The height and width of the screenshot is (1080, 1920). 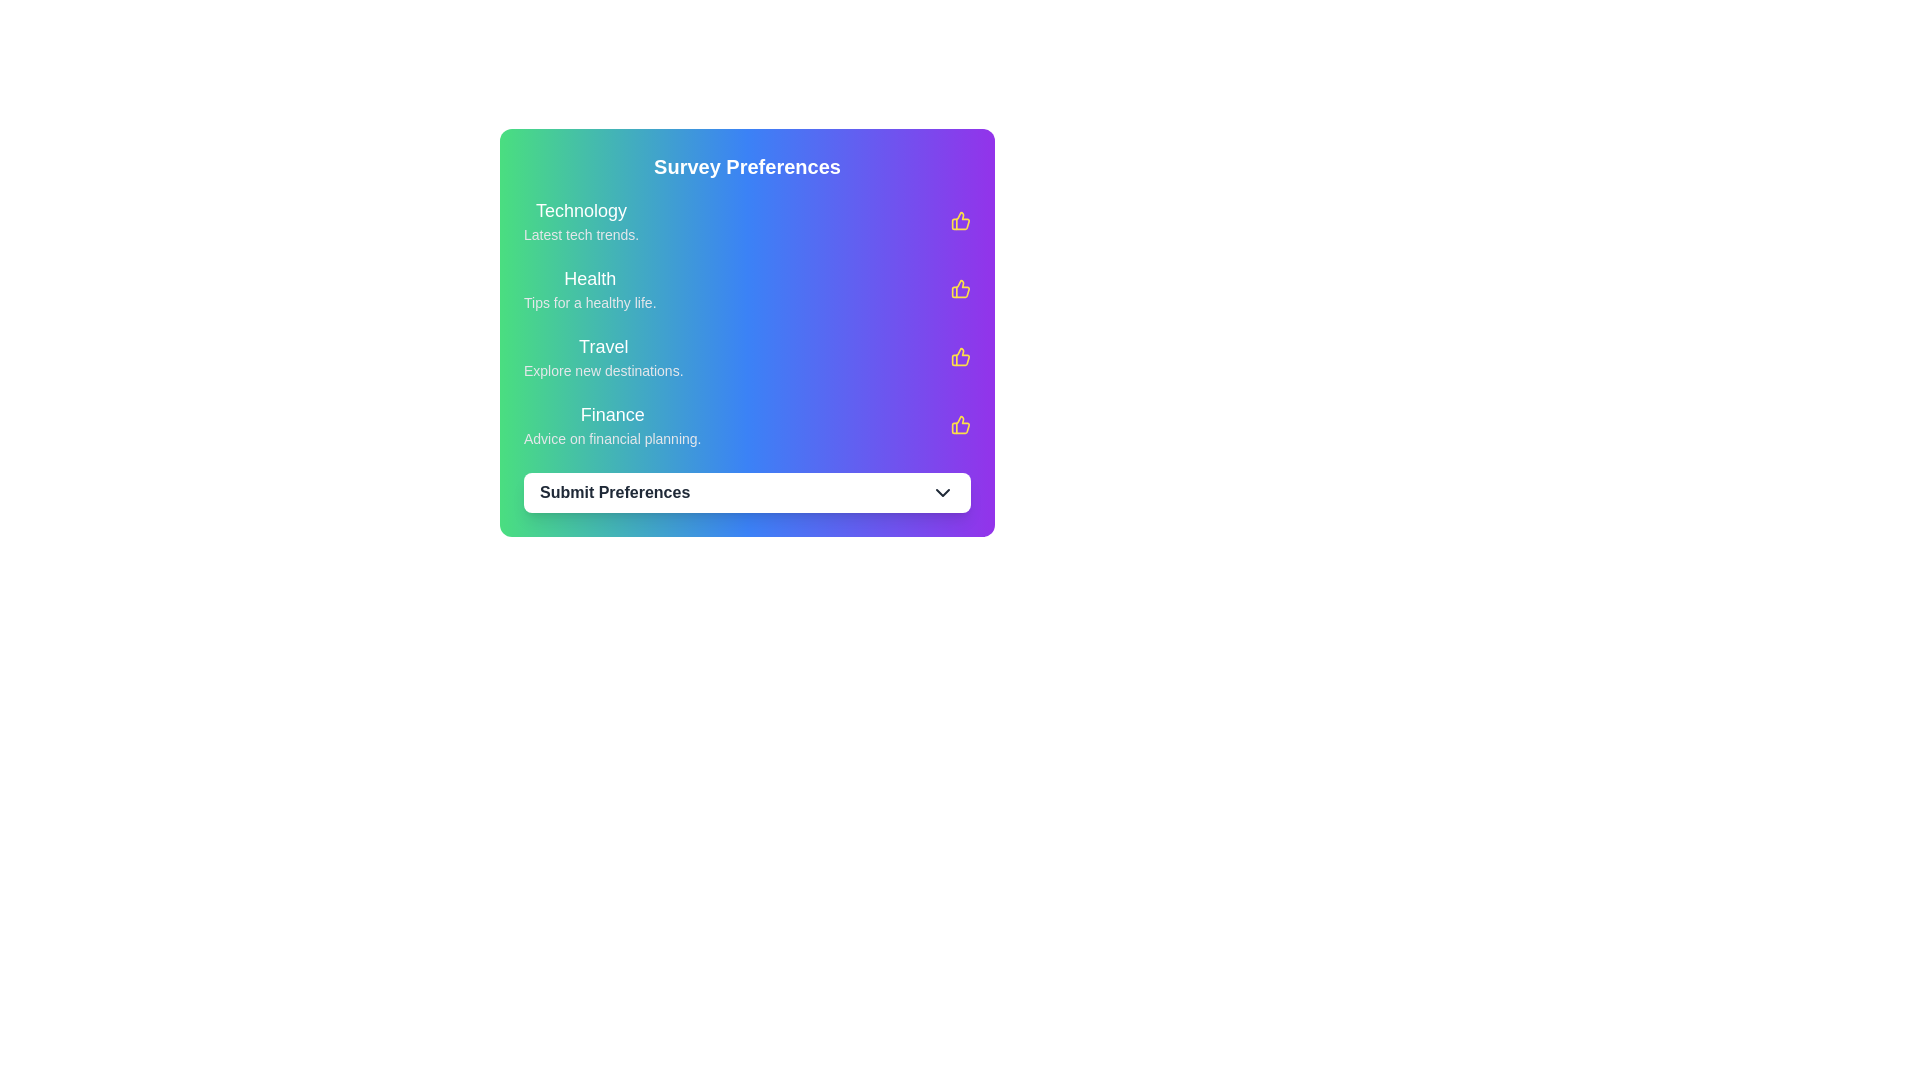 I want to click on the 'Health' text label in the 'Survey Preferences' section, so click(x=589, y=278).